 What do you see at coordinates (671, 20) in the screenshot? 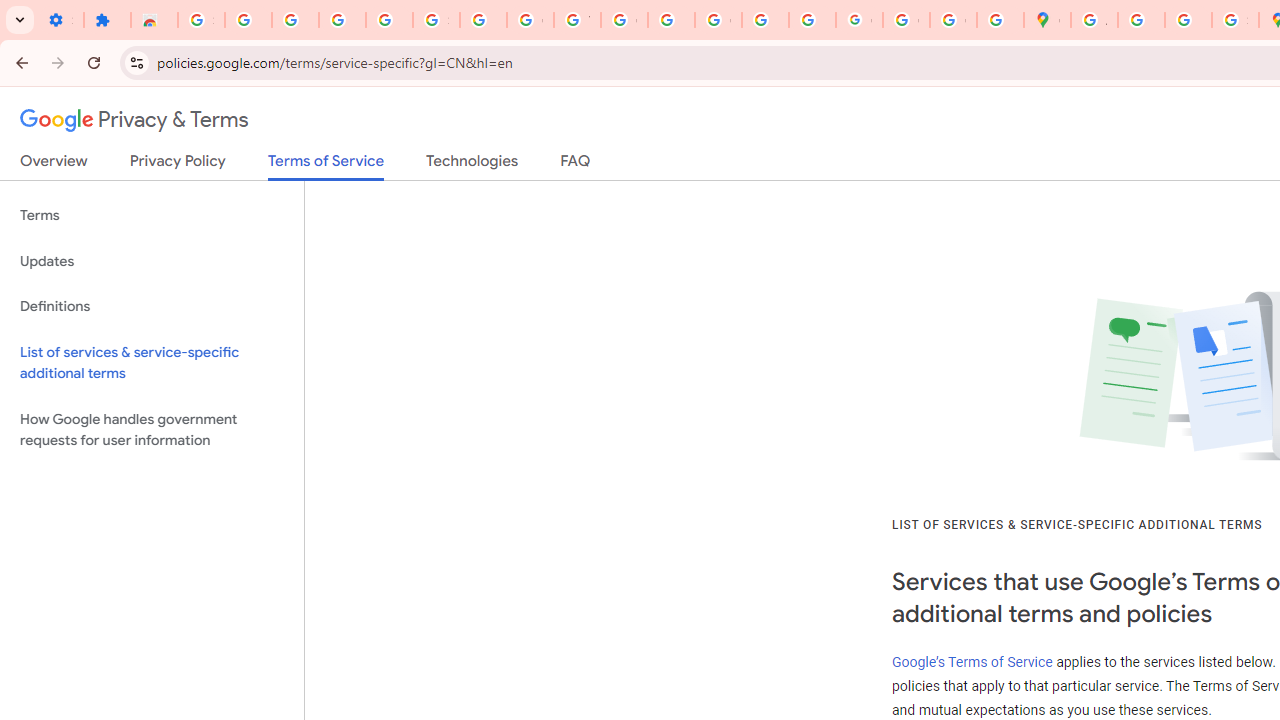
I see `'https://scholar.google.com/'` at bounding box center [671, 20].